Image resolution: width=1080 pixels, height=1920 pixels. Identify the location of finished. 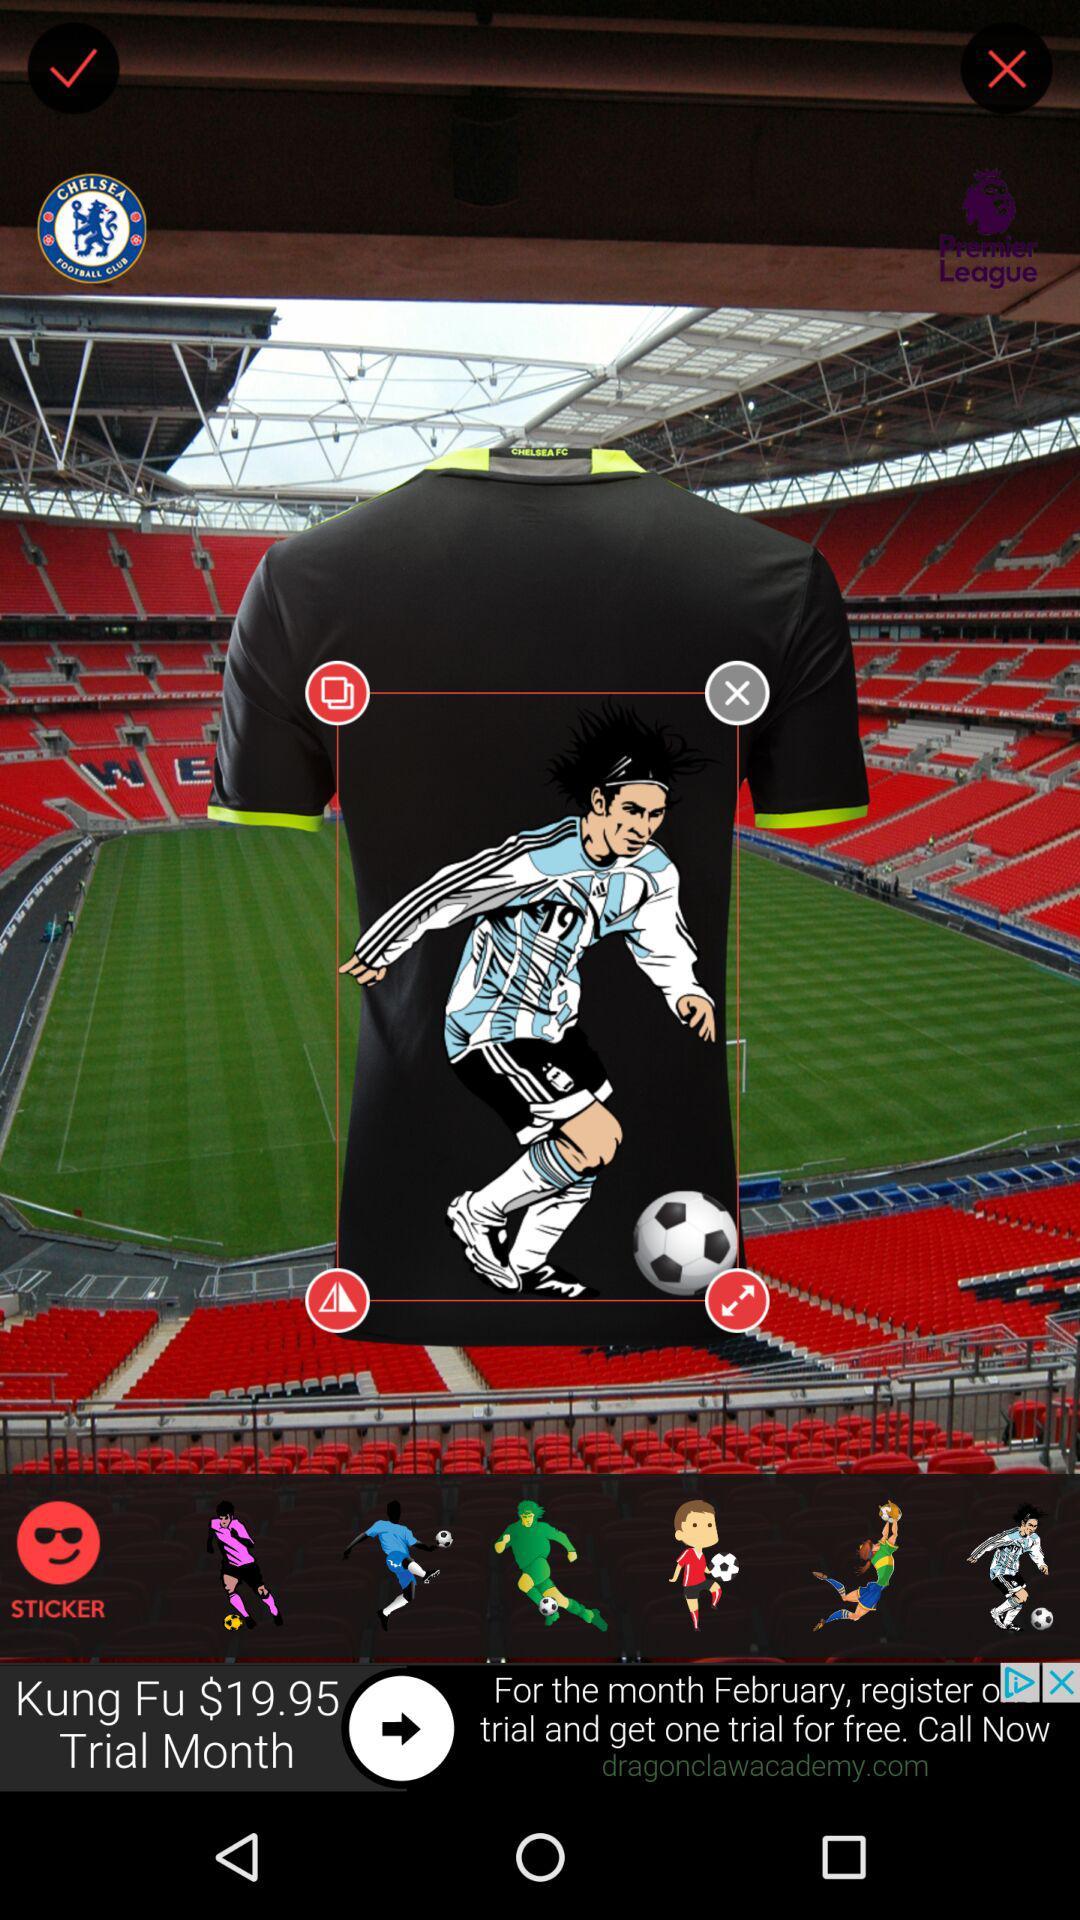
(72, 68).